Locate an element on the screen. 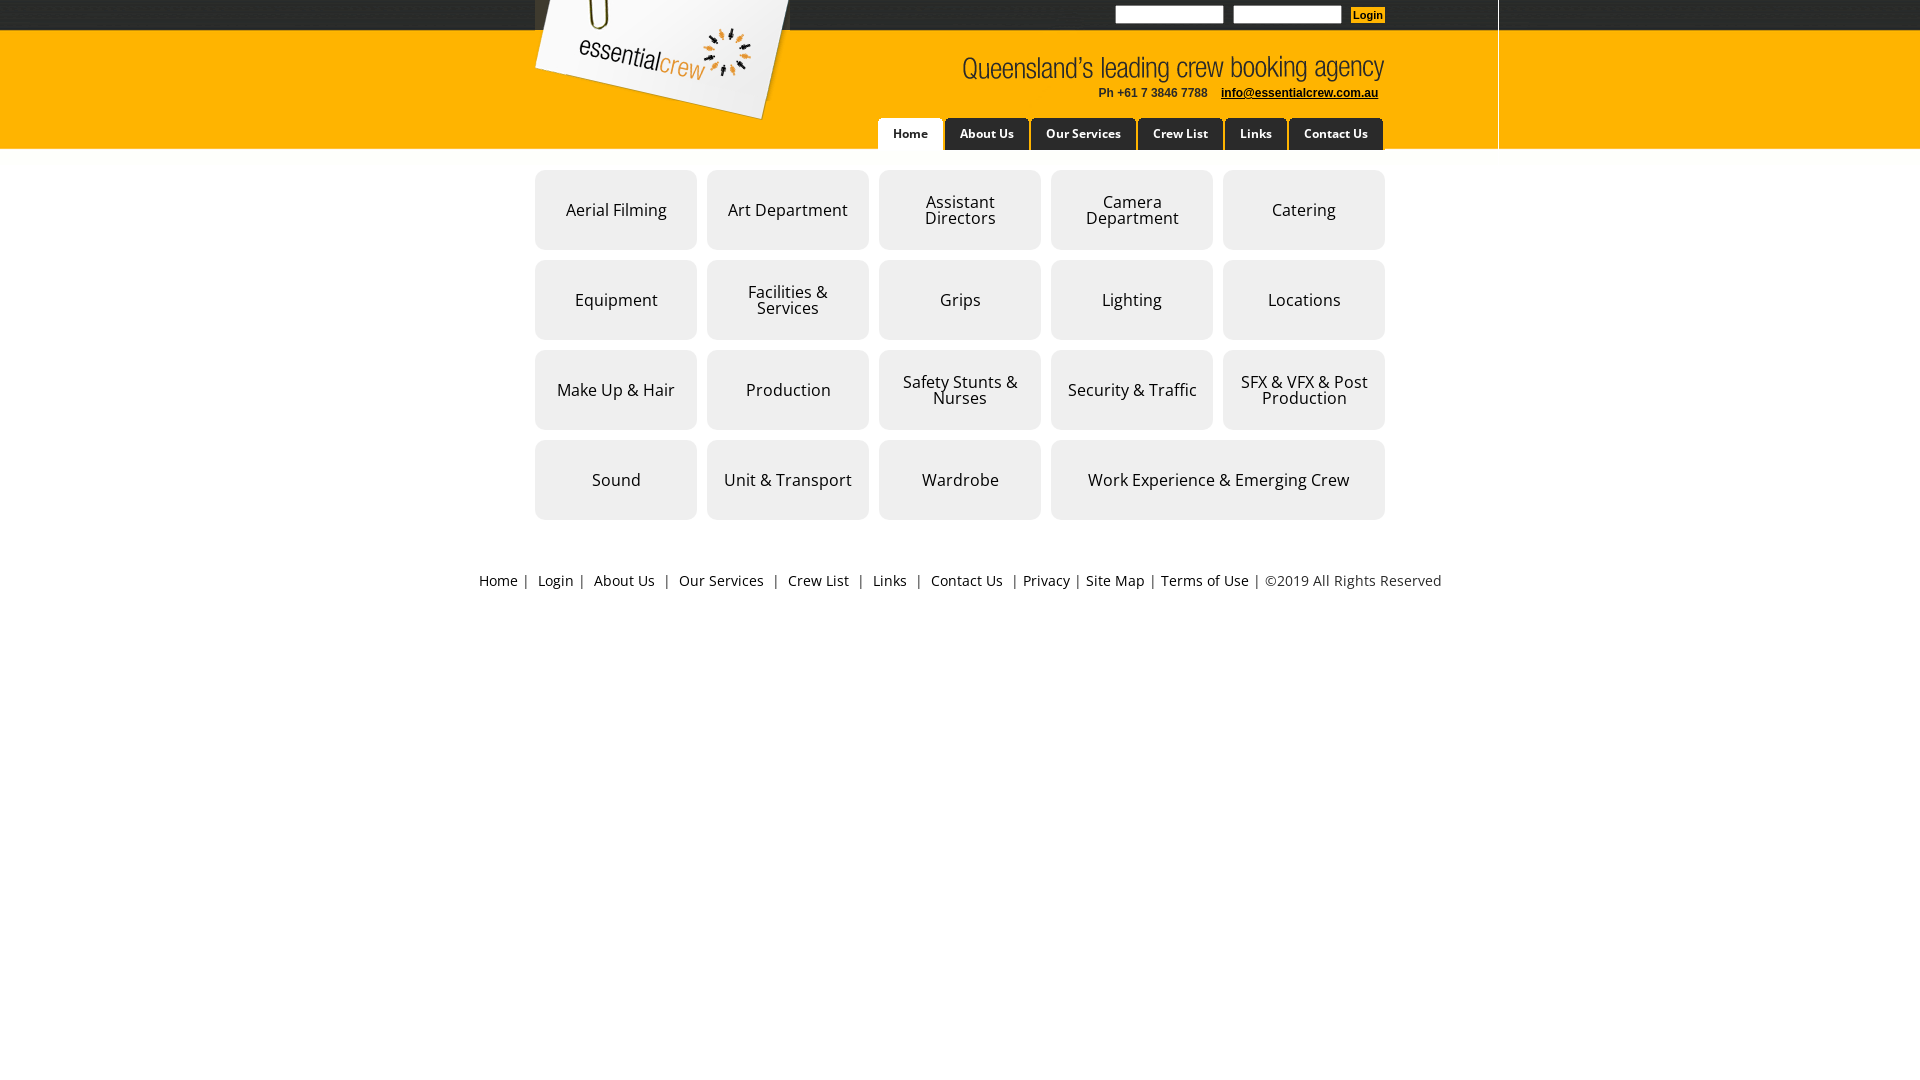 The height and width of the screenshot is (1080, 1920). 'Grips' is located at coordinates (960, 300).